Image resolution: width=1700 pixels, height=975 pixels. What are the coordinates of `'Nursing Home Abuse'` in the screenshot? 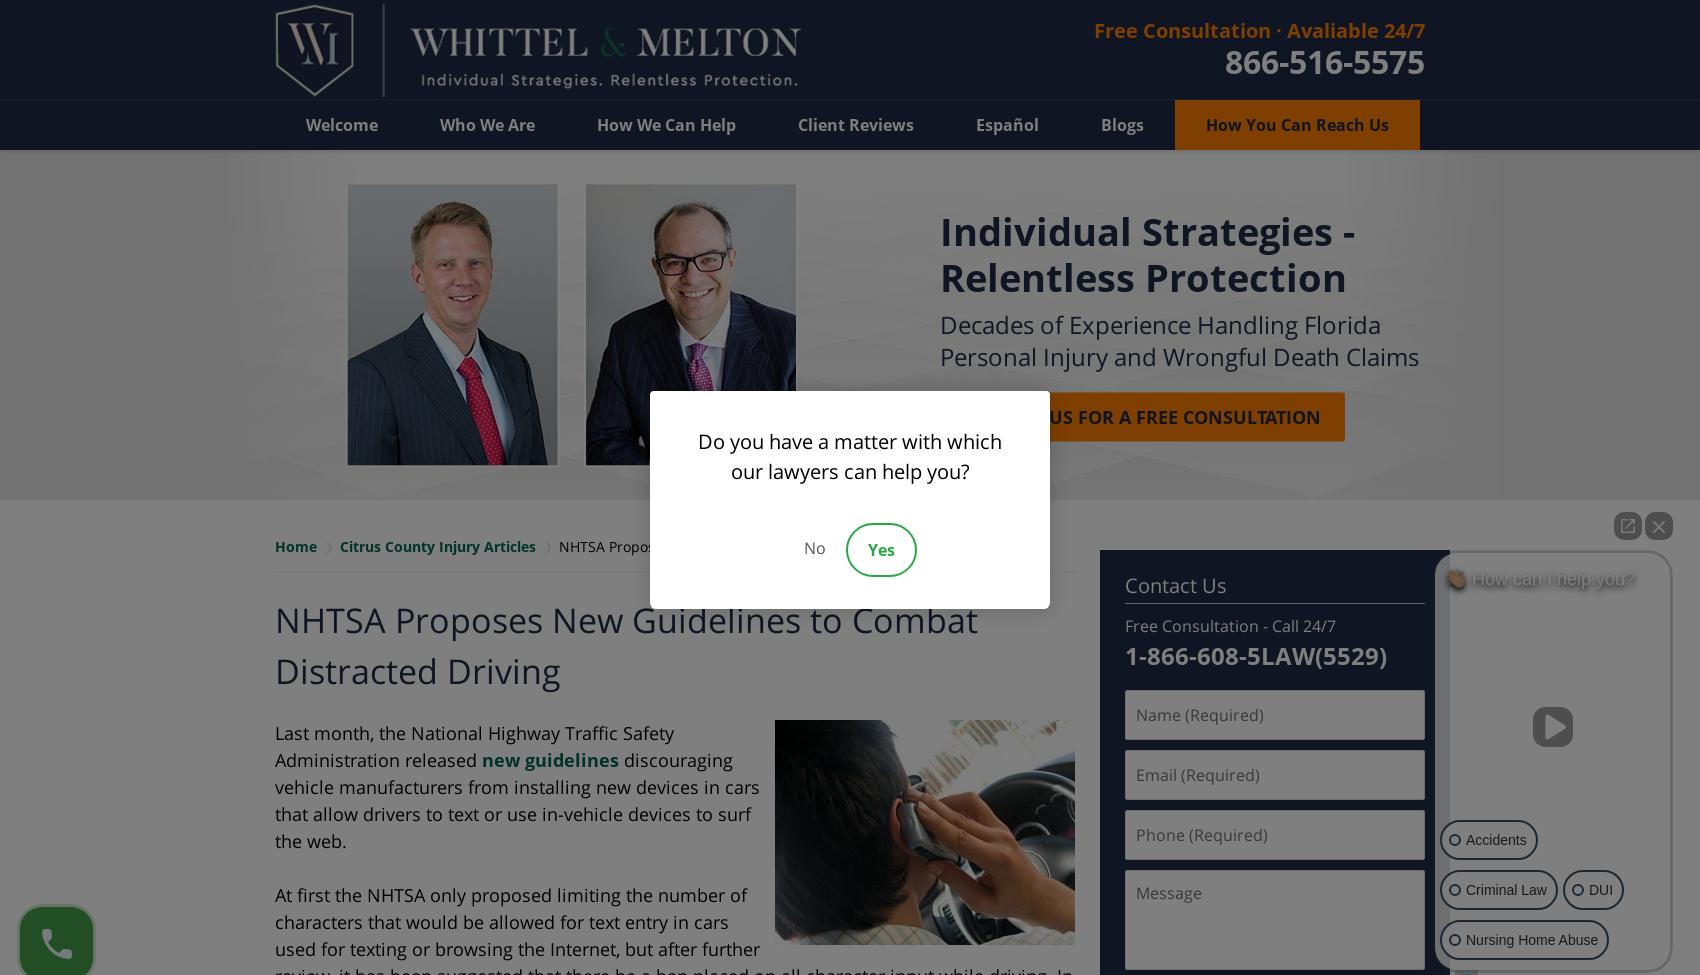 It's located at (1465, 938).